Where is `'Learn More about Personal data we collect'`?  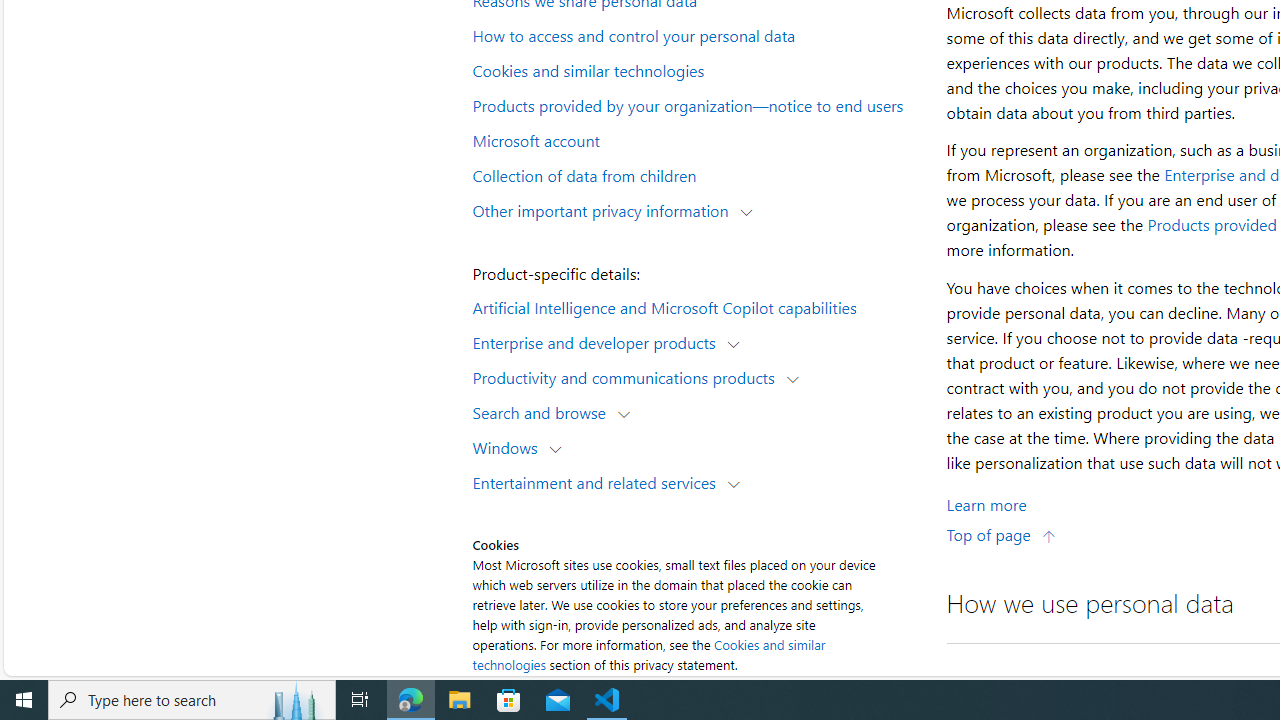 'Learn More about Personal data we collect' is located at coordinates (986, 503).